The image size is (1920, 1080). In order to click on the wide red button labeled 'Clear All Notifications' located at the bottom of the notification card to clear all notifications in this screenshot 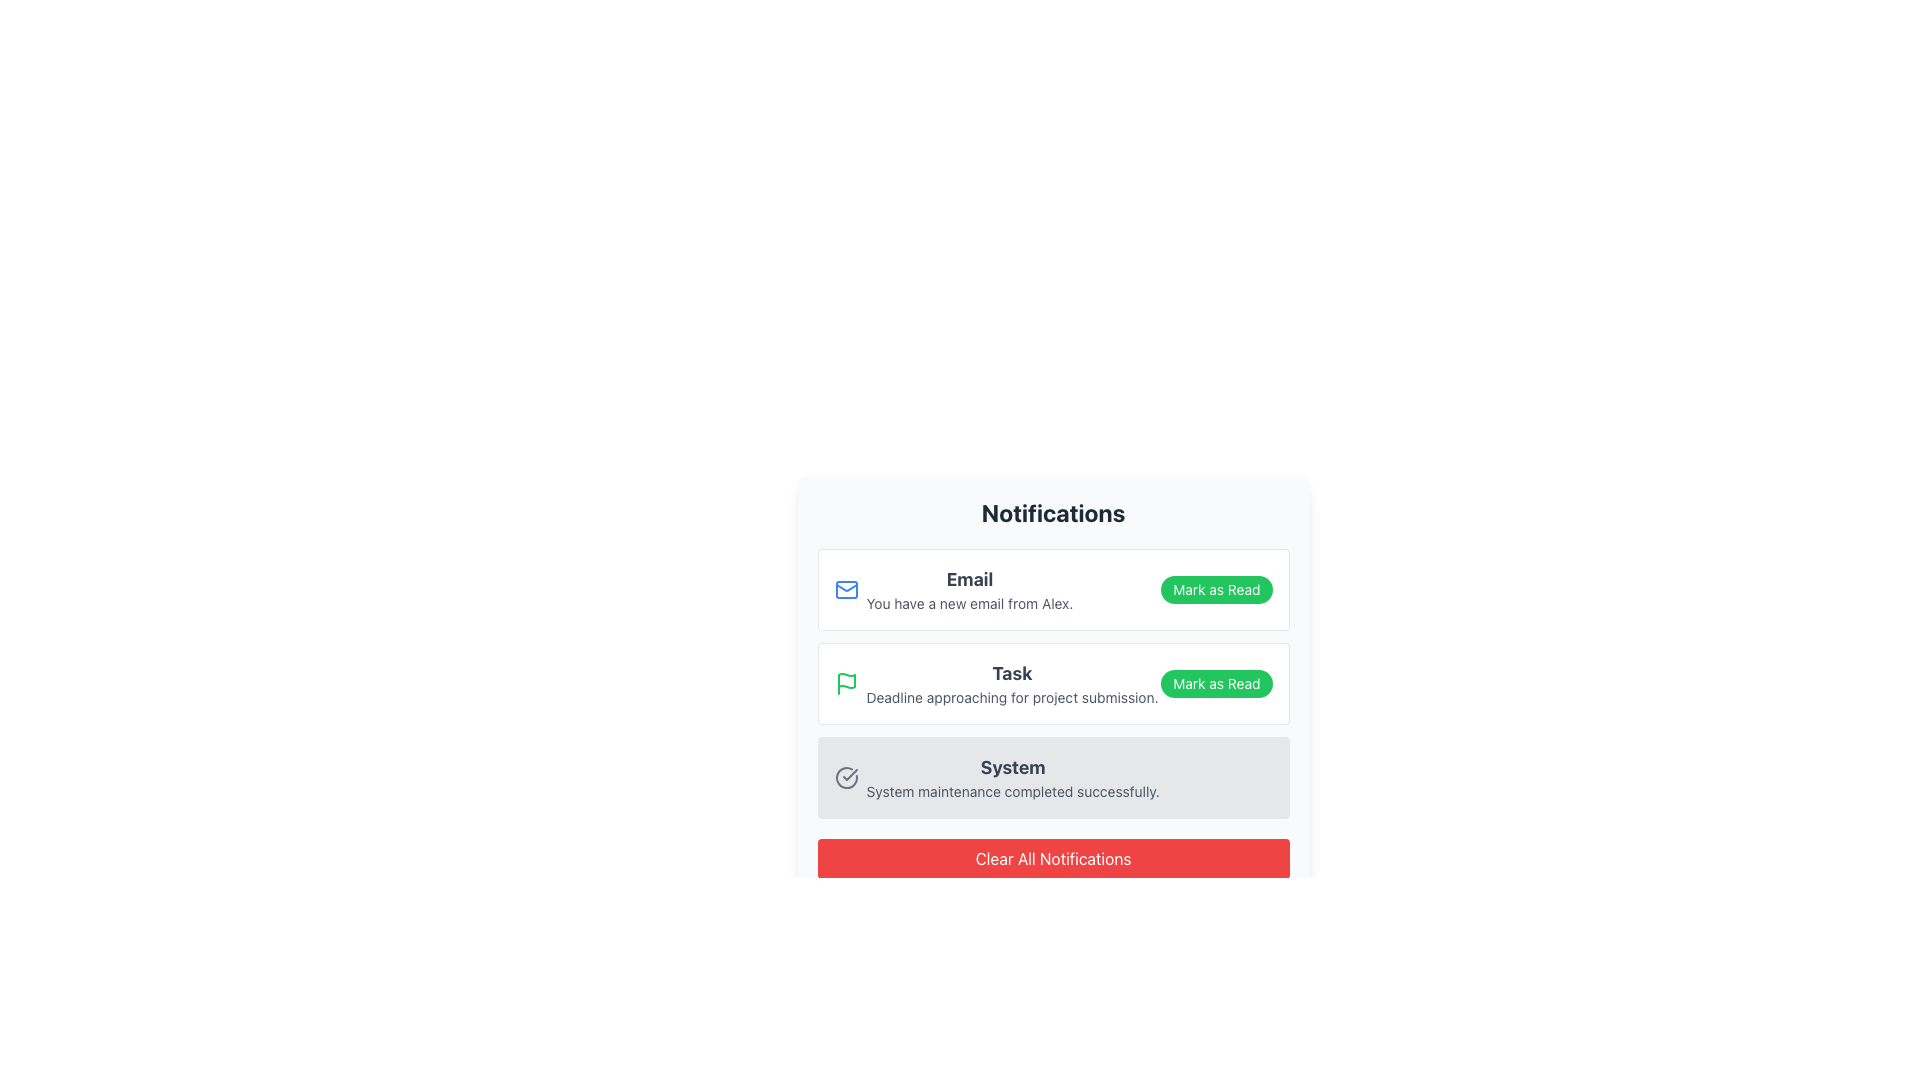, I will do `click(1052, 858)`.